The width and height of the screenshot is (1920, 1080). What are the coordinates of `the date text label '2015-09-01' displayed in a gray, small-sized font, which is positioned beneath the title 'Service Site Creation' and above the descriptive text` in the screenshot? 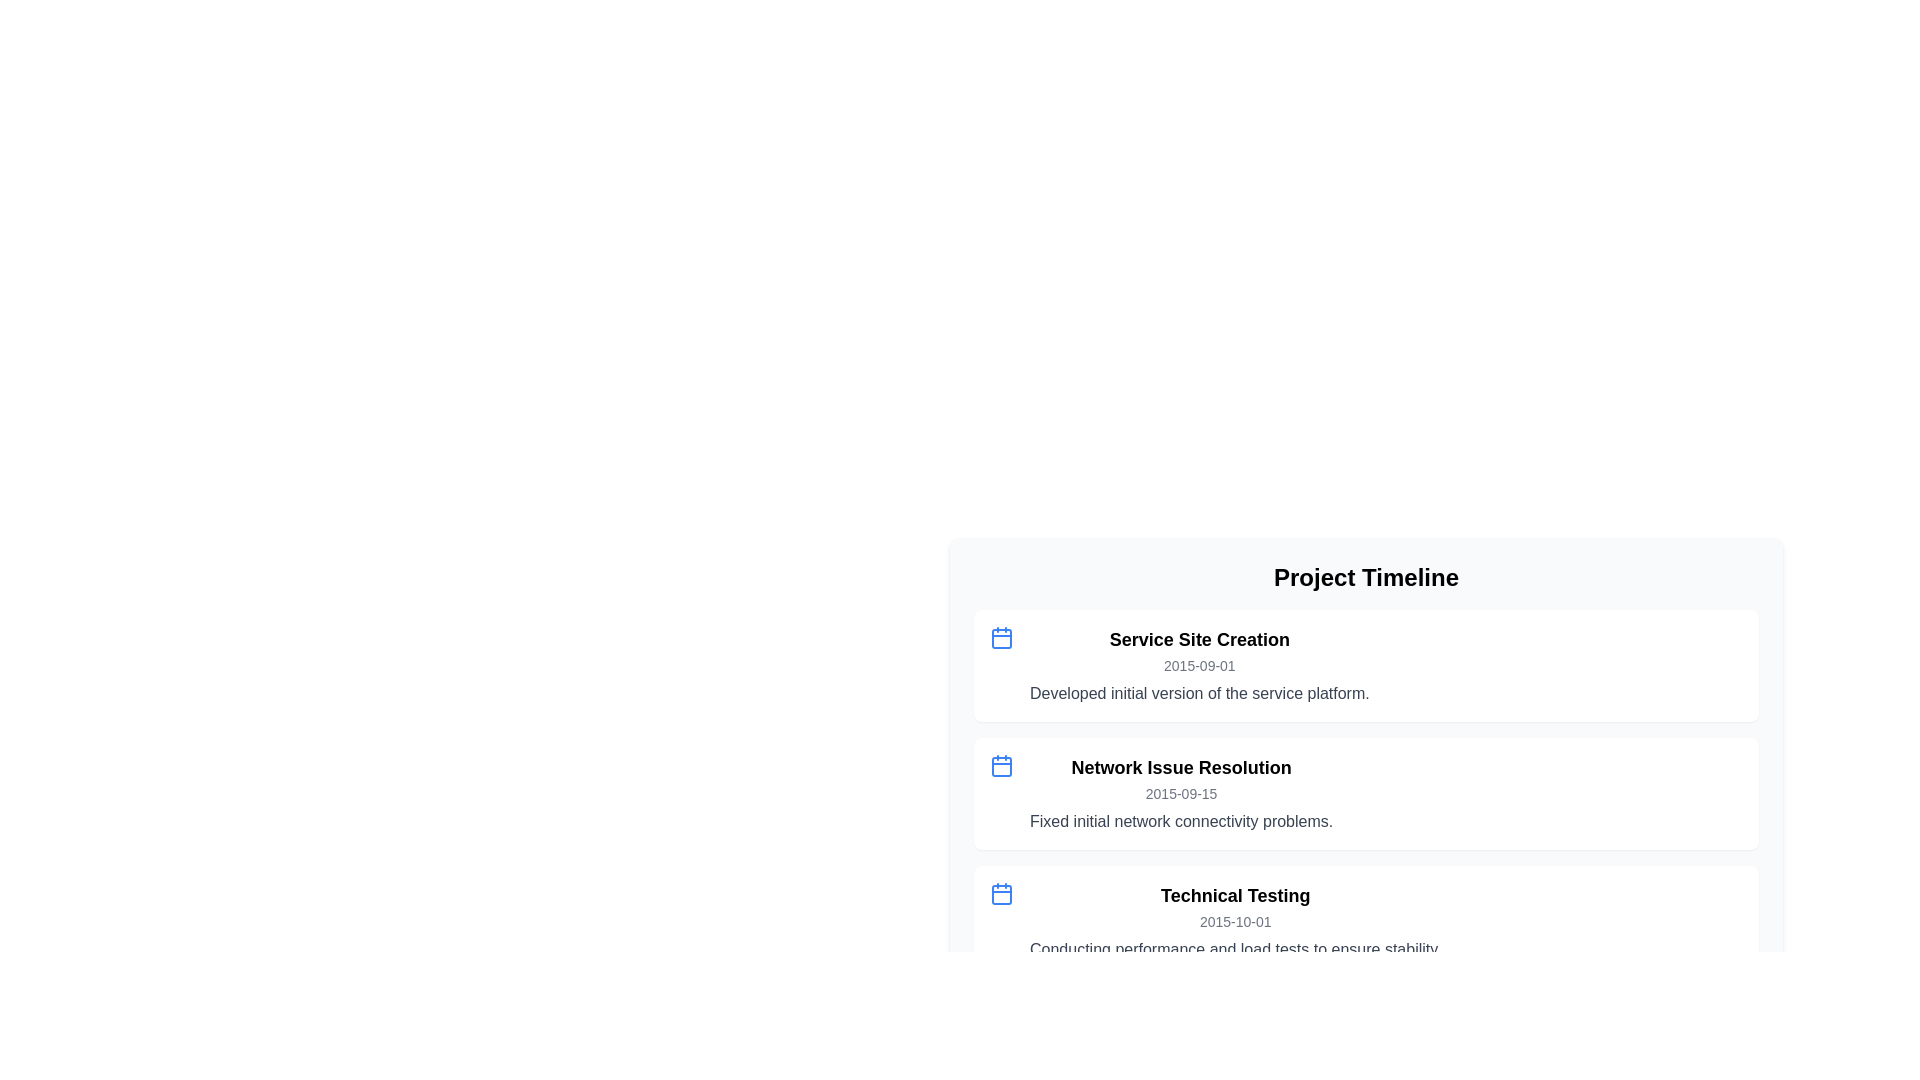 It's located at (1199, 666).